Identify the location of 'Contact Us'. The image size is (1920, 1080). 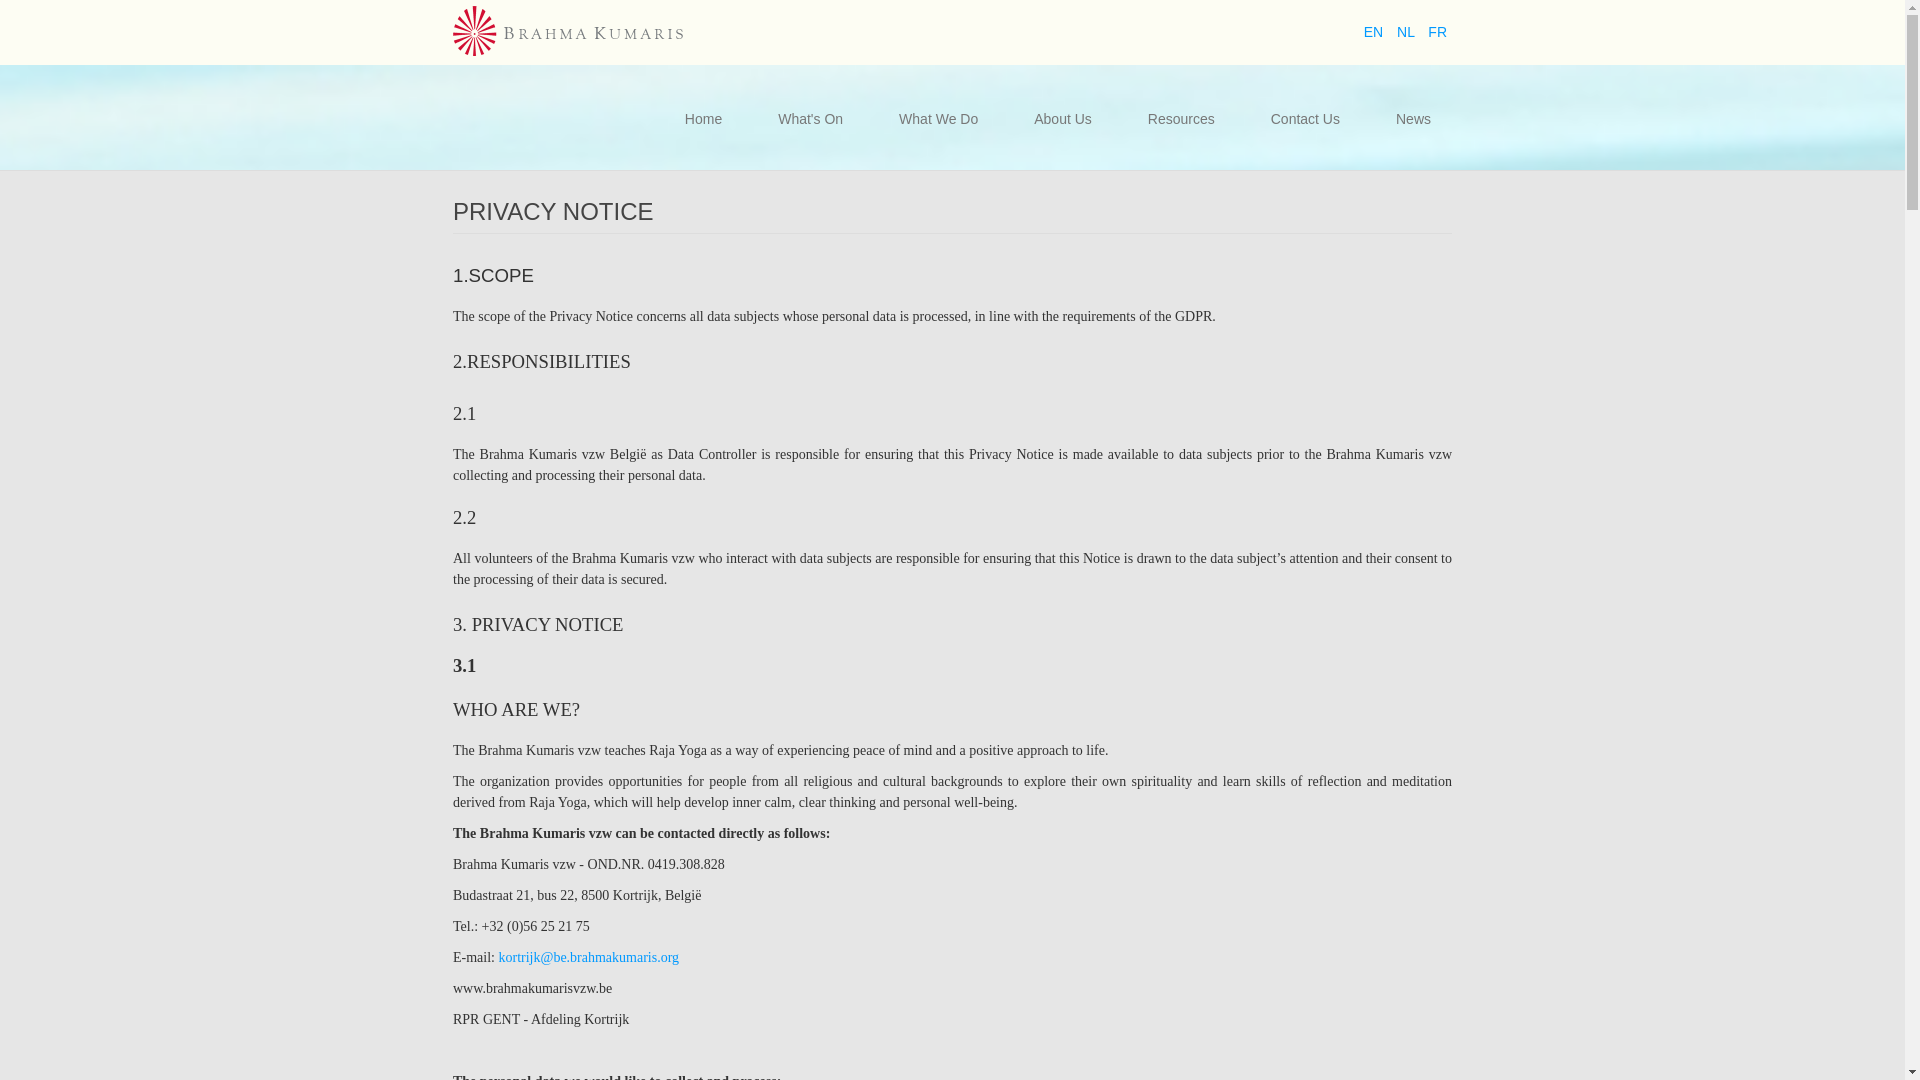
(1305, 119).